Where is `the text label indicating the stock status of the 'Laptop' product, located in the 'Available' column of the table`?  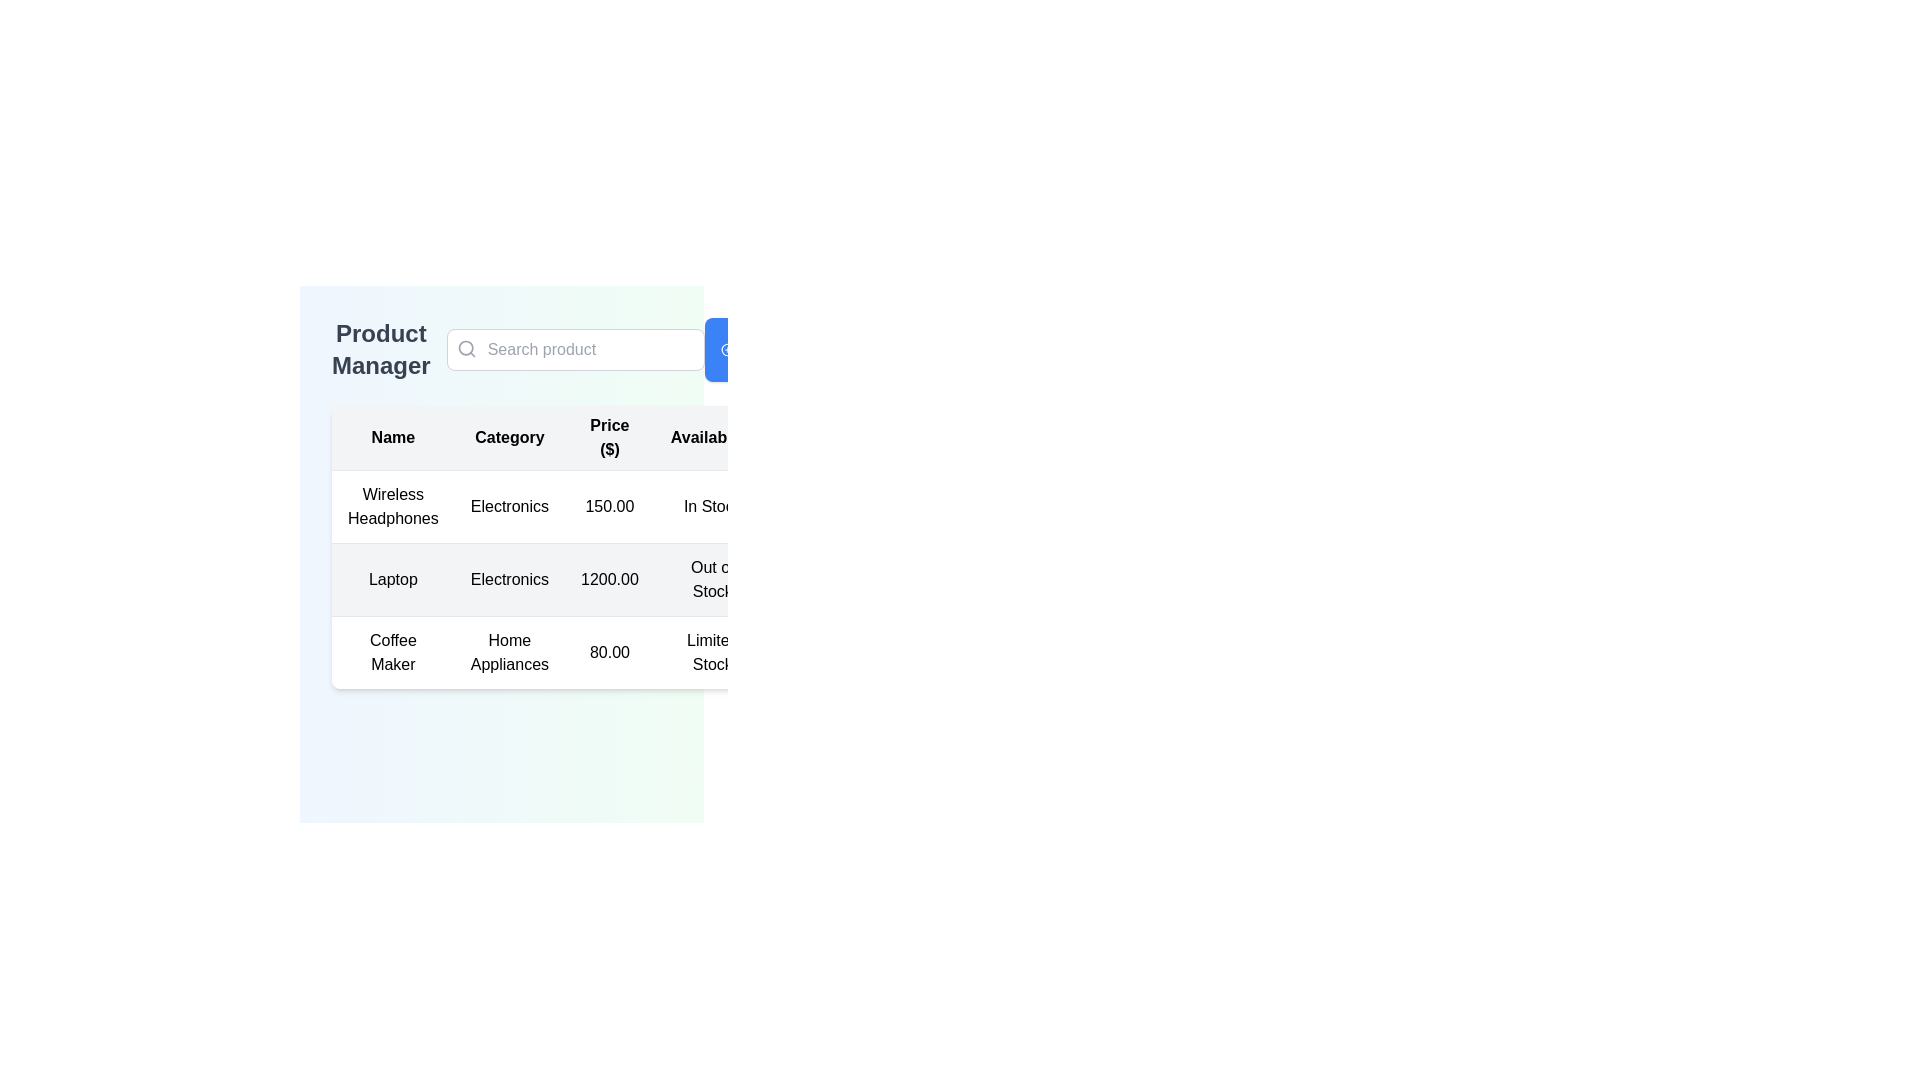
the text label indicating the stock status of the 'Laptop' product, located in the 'Available' column of the table is located at coordinates (712, 579).